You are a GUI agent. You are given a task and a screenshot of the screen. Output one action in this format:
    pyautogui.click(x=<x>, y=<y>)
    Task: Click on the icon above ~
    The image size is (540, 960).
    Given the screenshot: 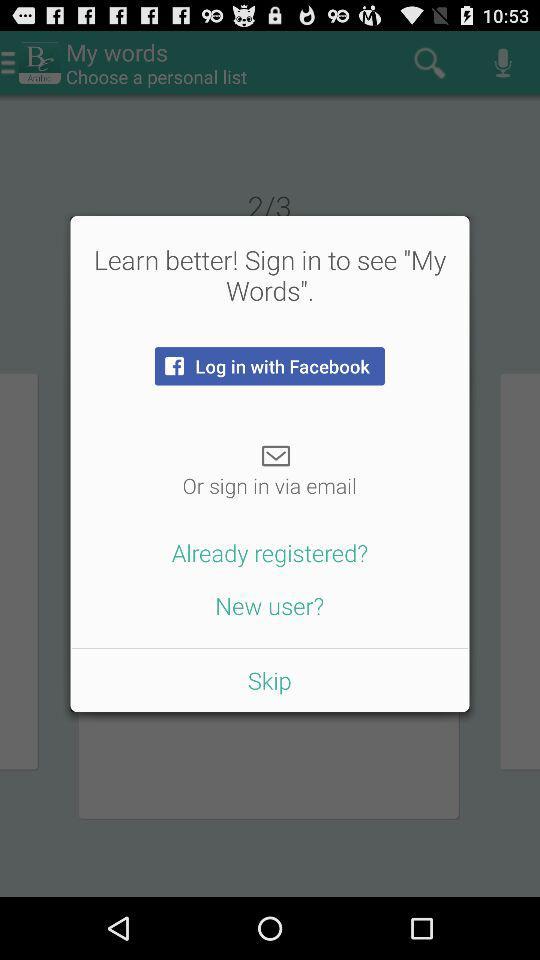 What is the action you would take?
    pyautogui.click(x=269, y=365)
    